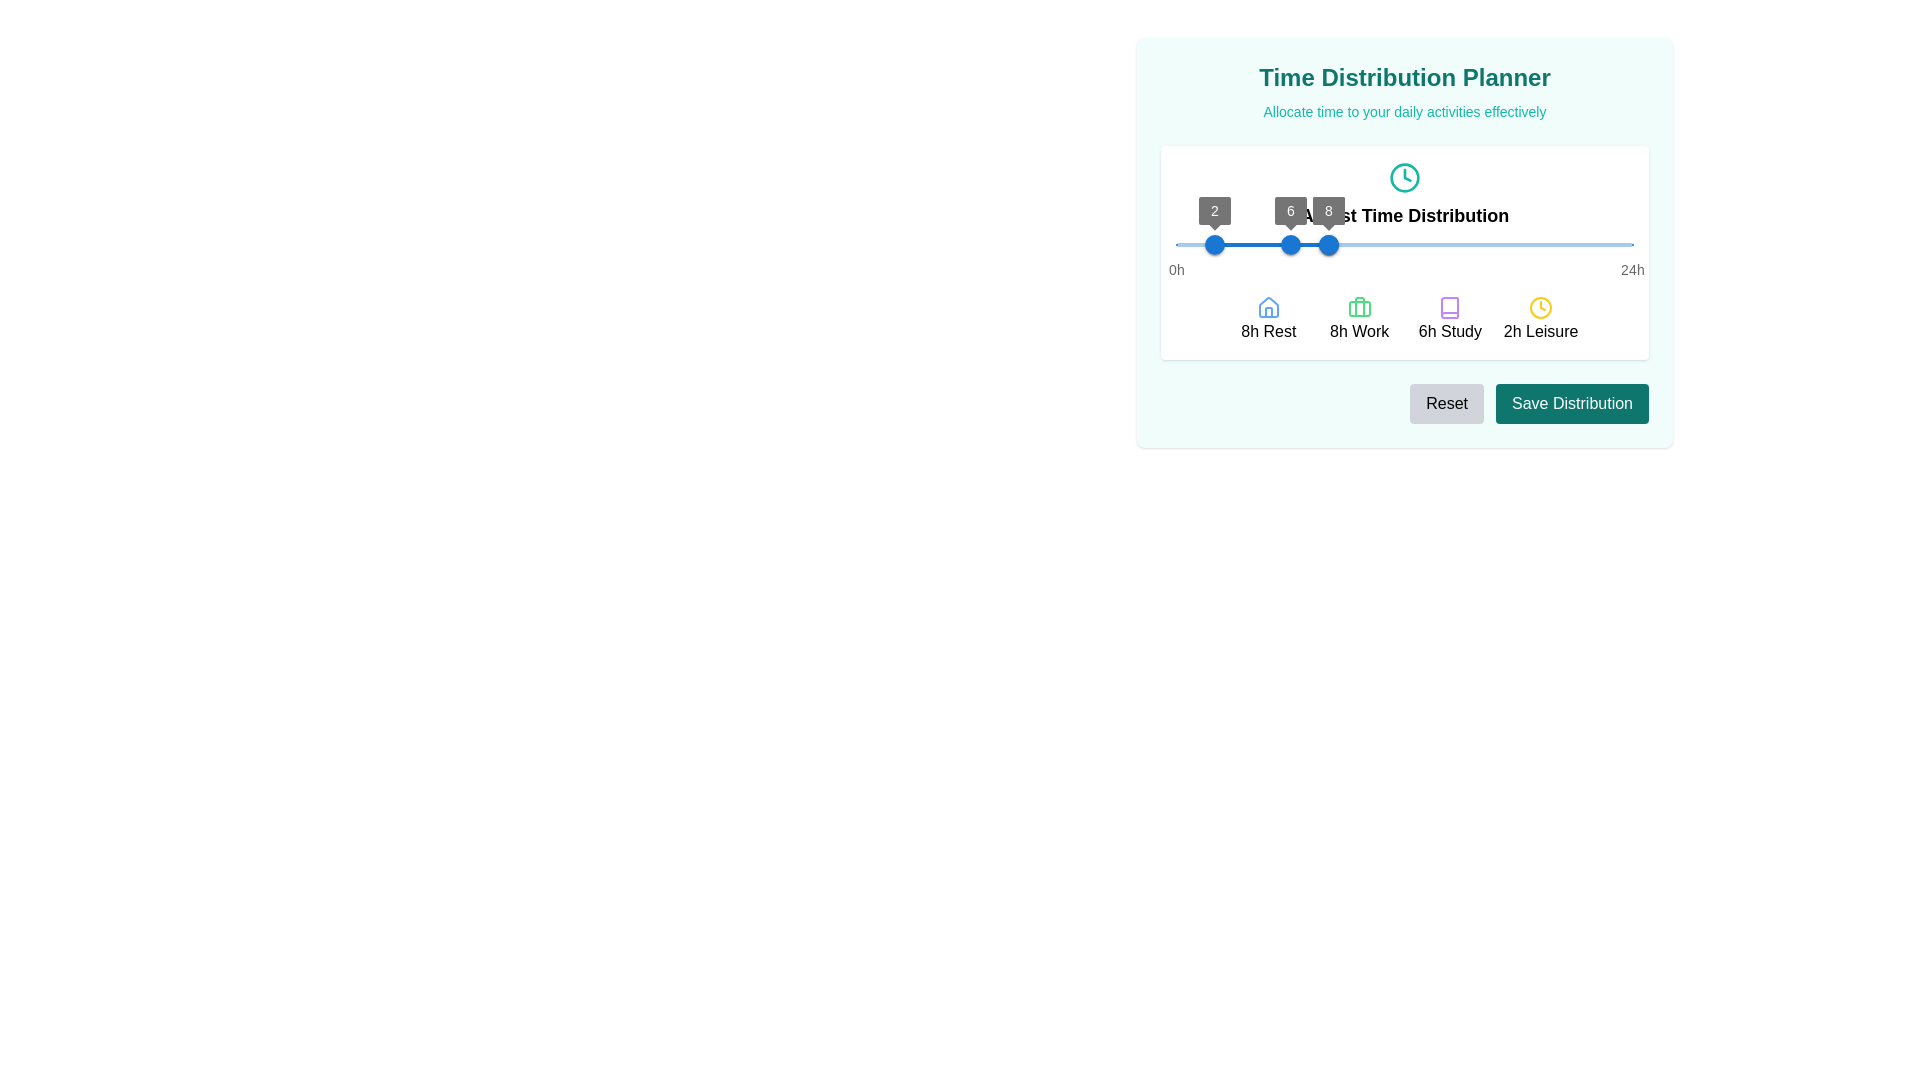  Describe the element at coordinates (1267, 308) in the screenshot. I see `the house-shaped icon with a blue outline located above the text '8h Rest'` at that location.